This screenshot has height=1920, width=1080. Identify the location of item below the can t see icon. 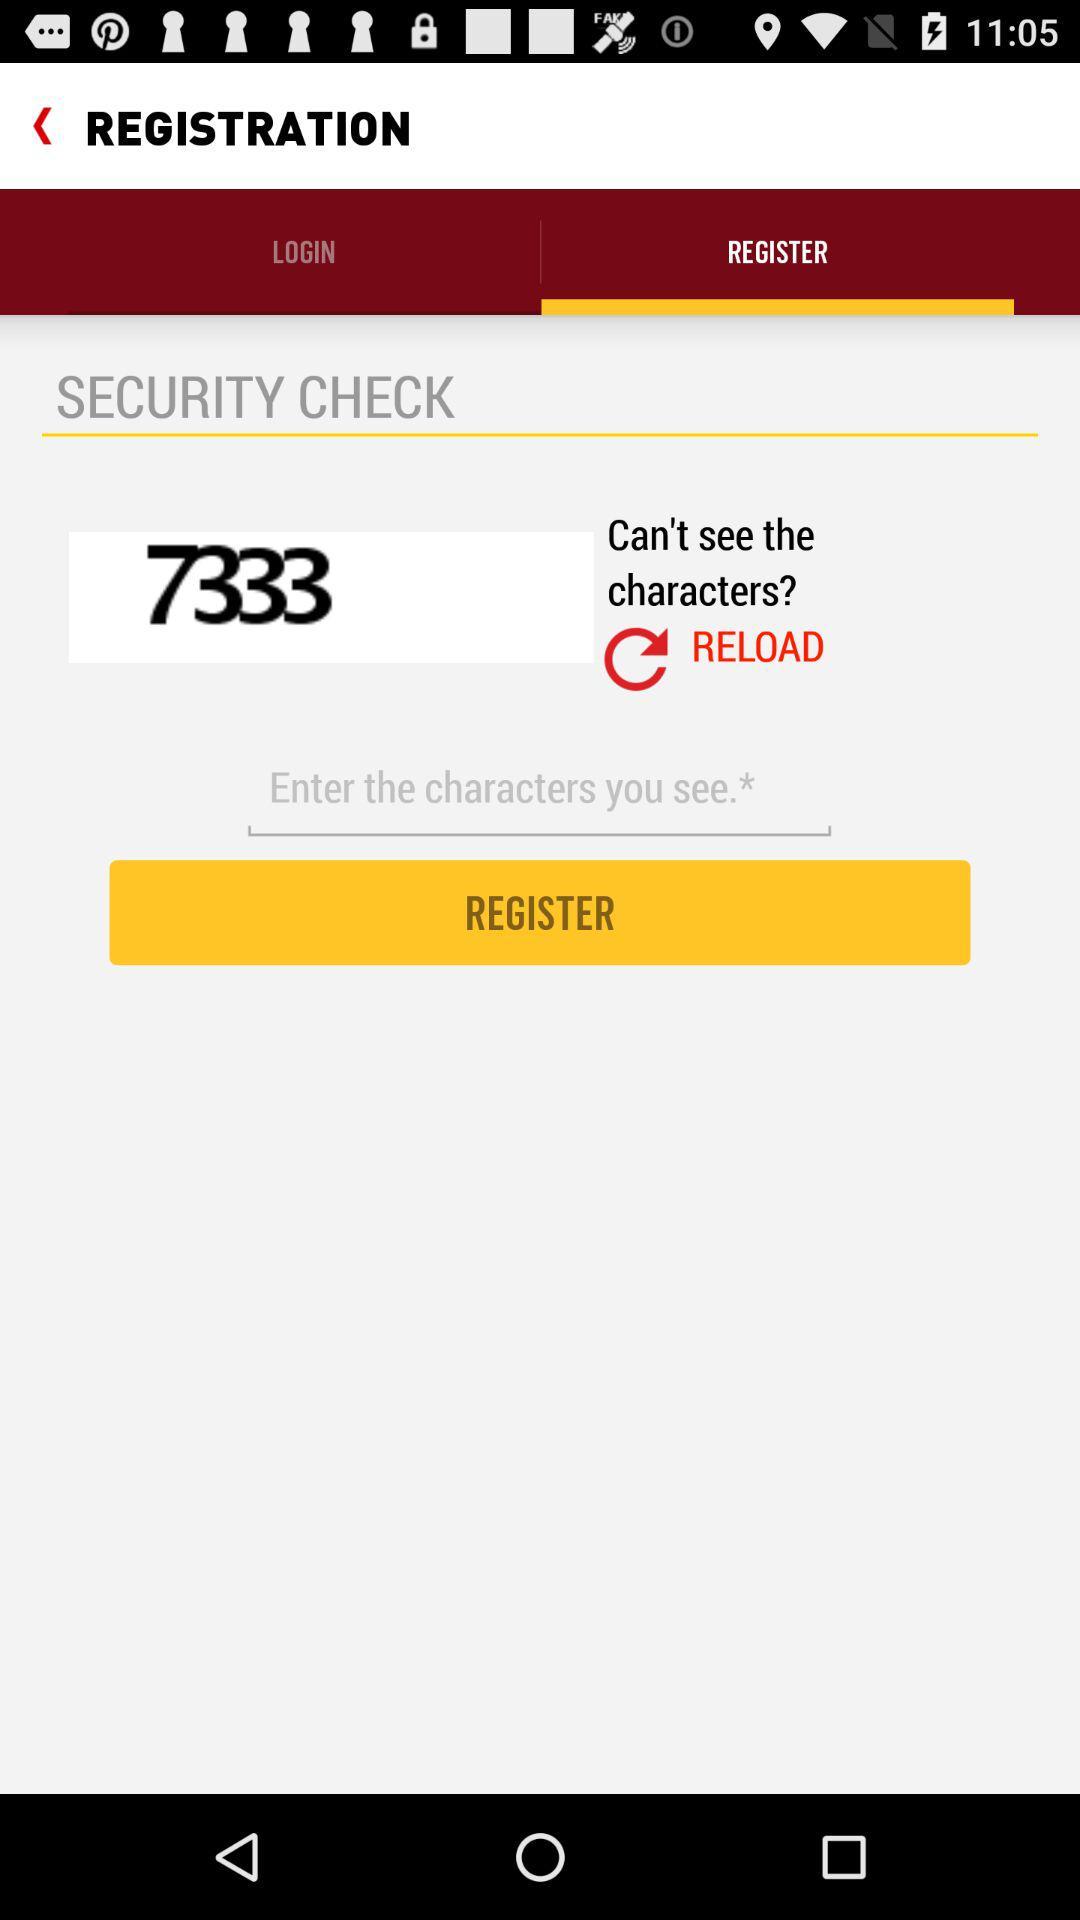
(758, 645).